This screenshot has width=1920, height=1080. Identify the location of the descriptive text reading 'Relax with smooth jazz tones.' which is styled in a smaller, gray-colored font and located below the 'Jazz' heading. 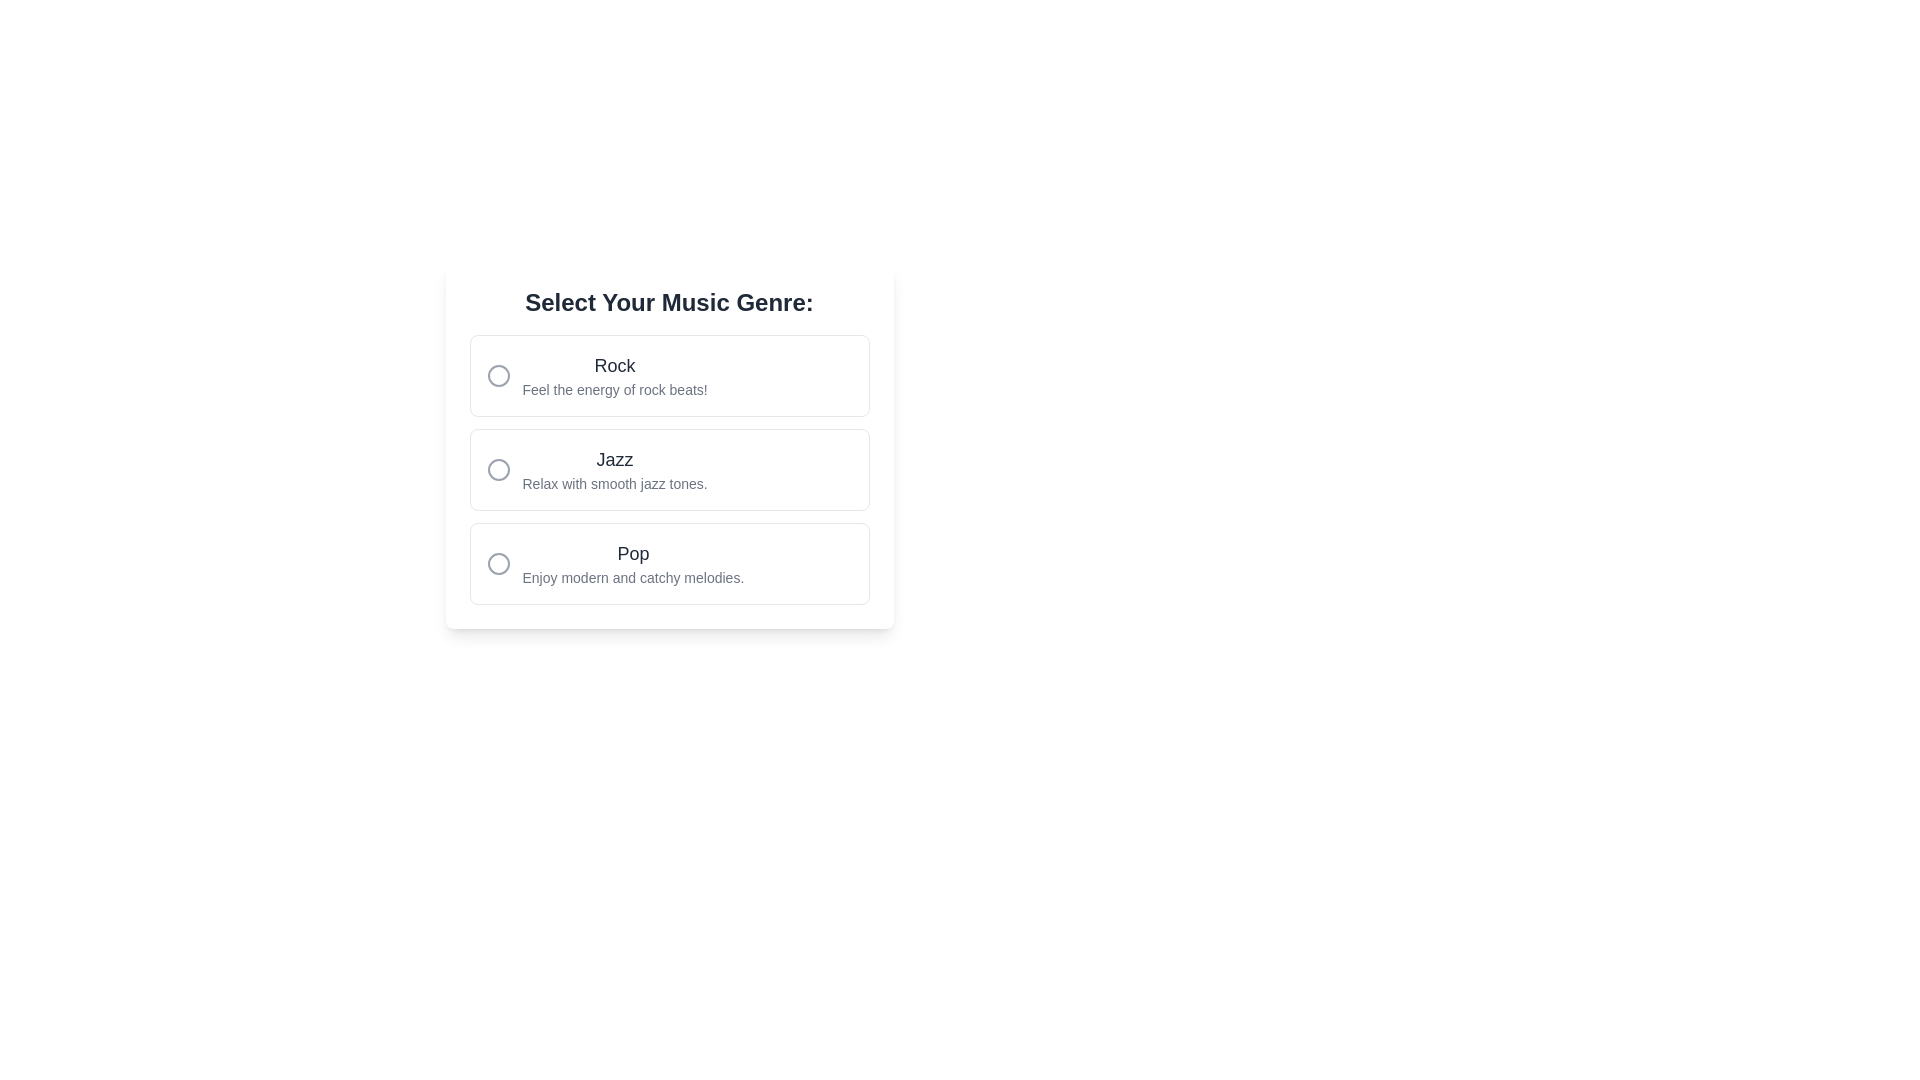
(614, 483).